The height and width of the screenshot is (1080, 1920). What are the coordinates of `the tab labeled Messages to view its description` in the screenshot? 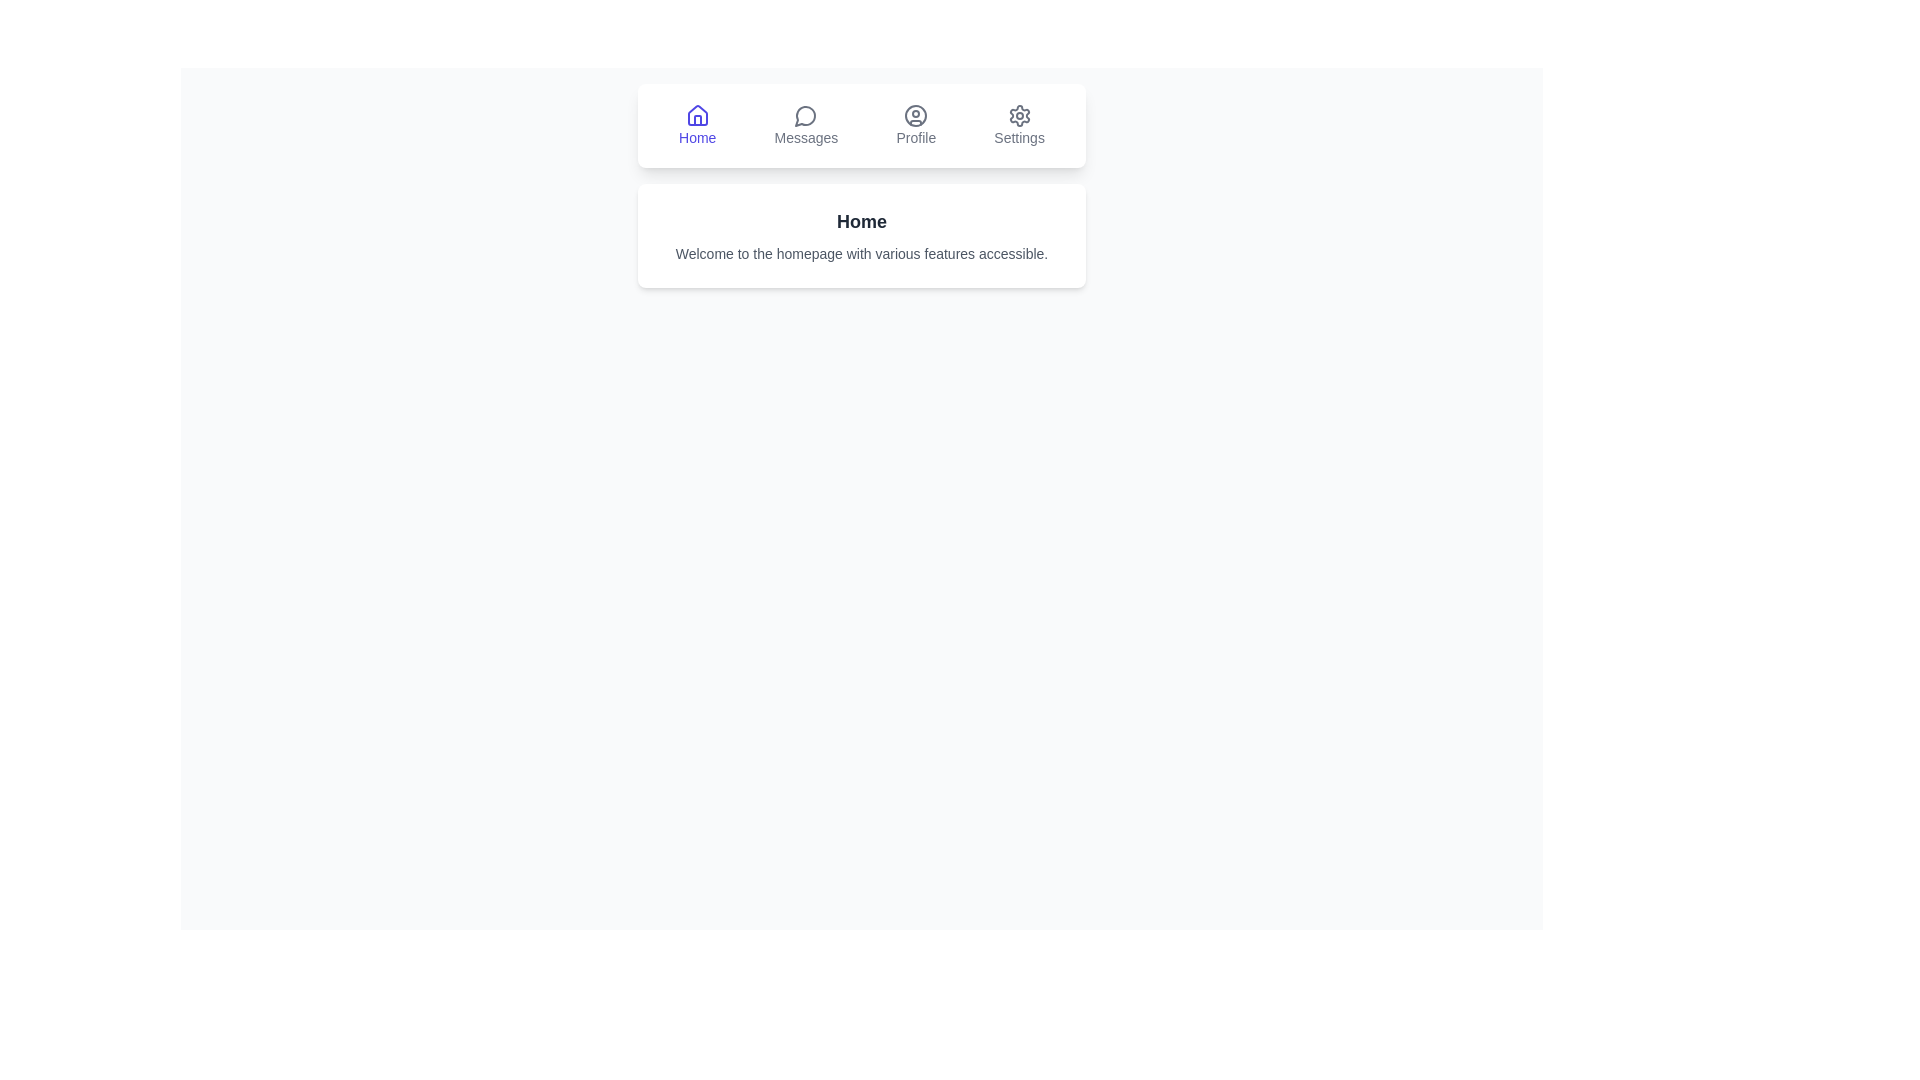 It's located at (806, 126).